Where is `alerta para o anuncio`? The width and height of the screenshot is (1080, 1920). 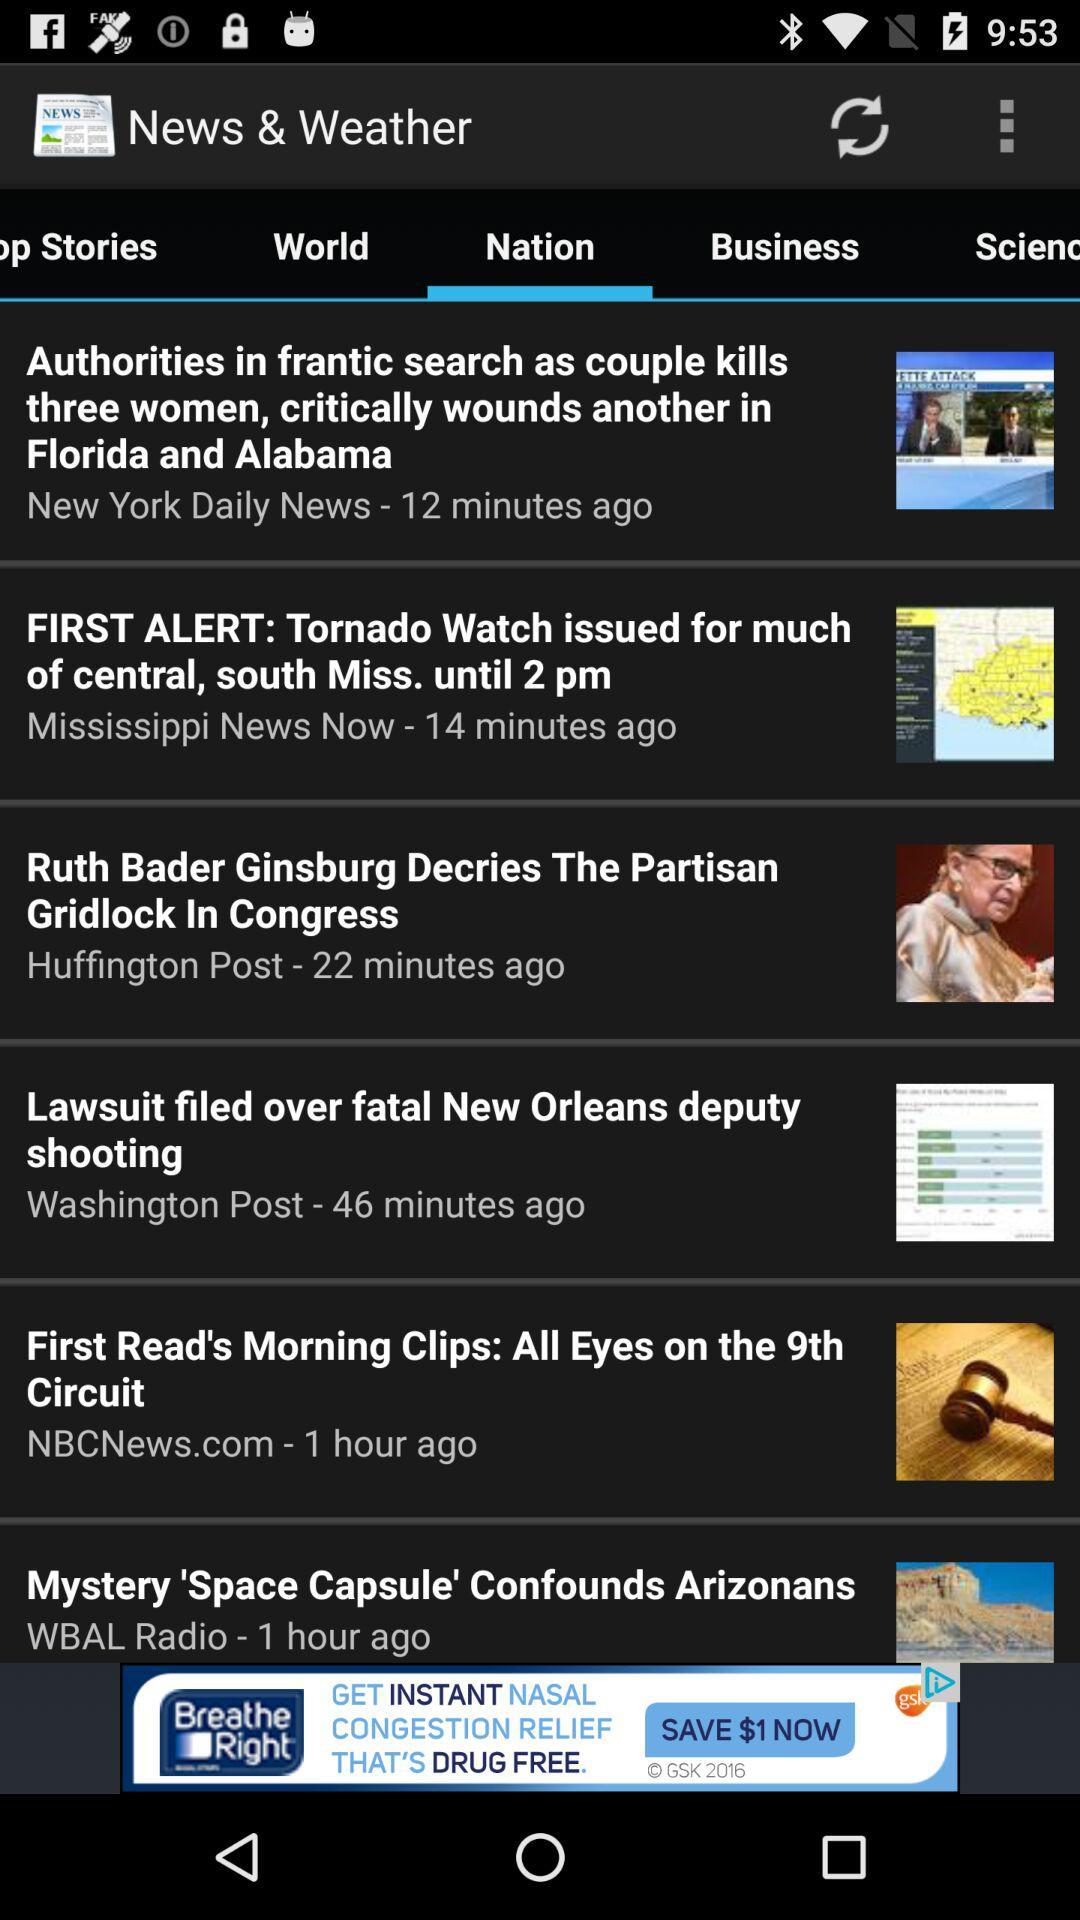 alerta para o anuncio is located at coordinates (540, 1727).